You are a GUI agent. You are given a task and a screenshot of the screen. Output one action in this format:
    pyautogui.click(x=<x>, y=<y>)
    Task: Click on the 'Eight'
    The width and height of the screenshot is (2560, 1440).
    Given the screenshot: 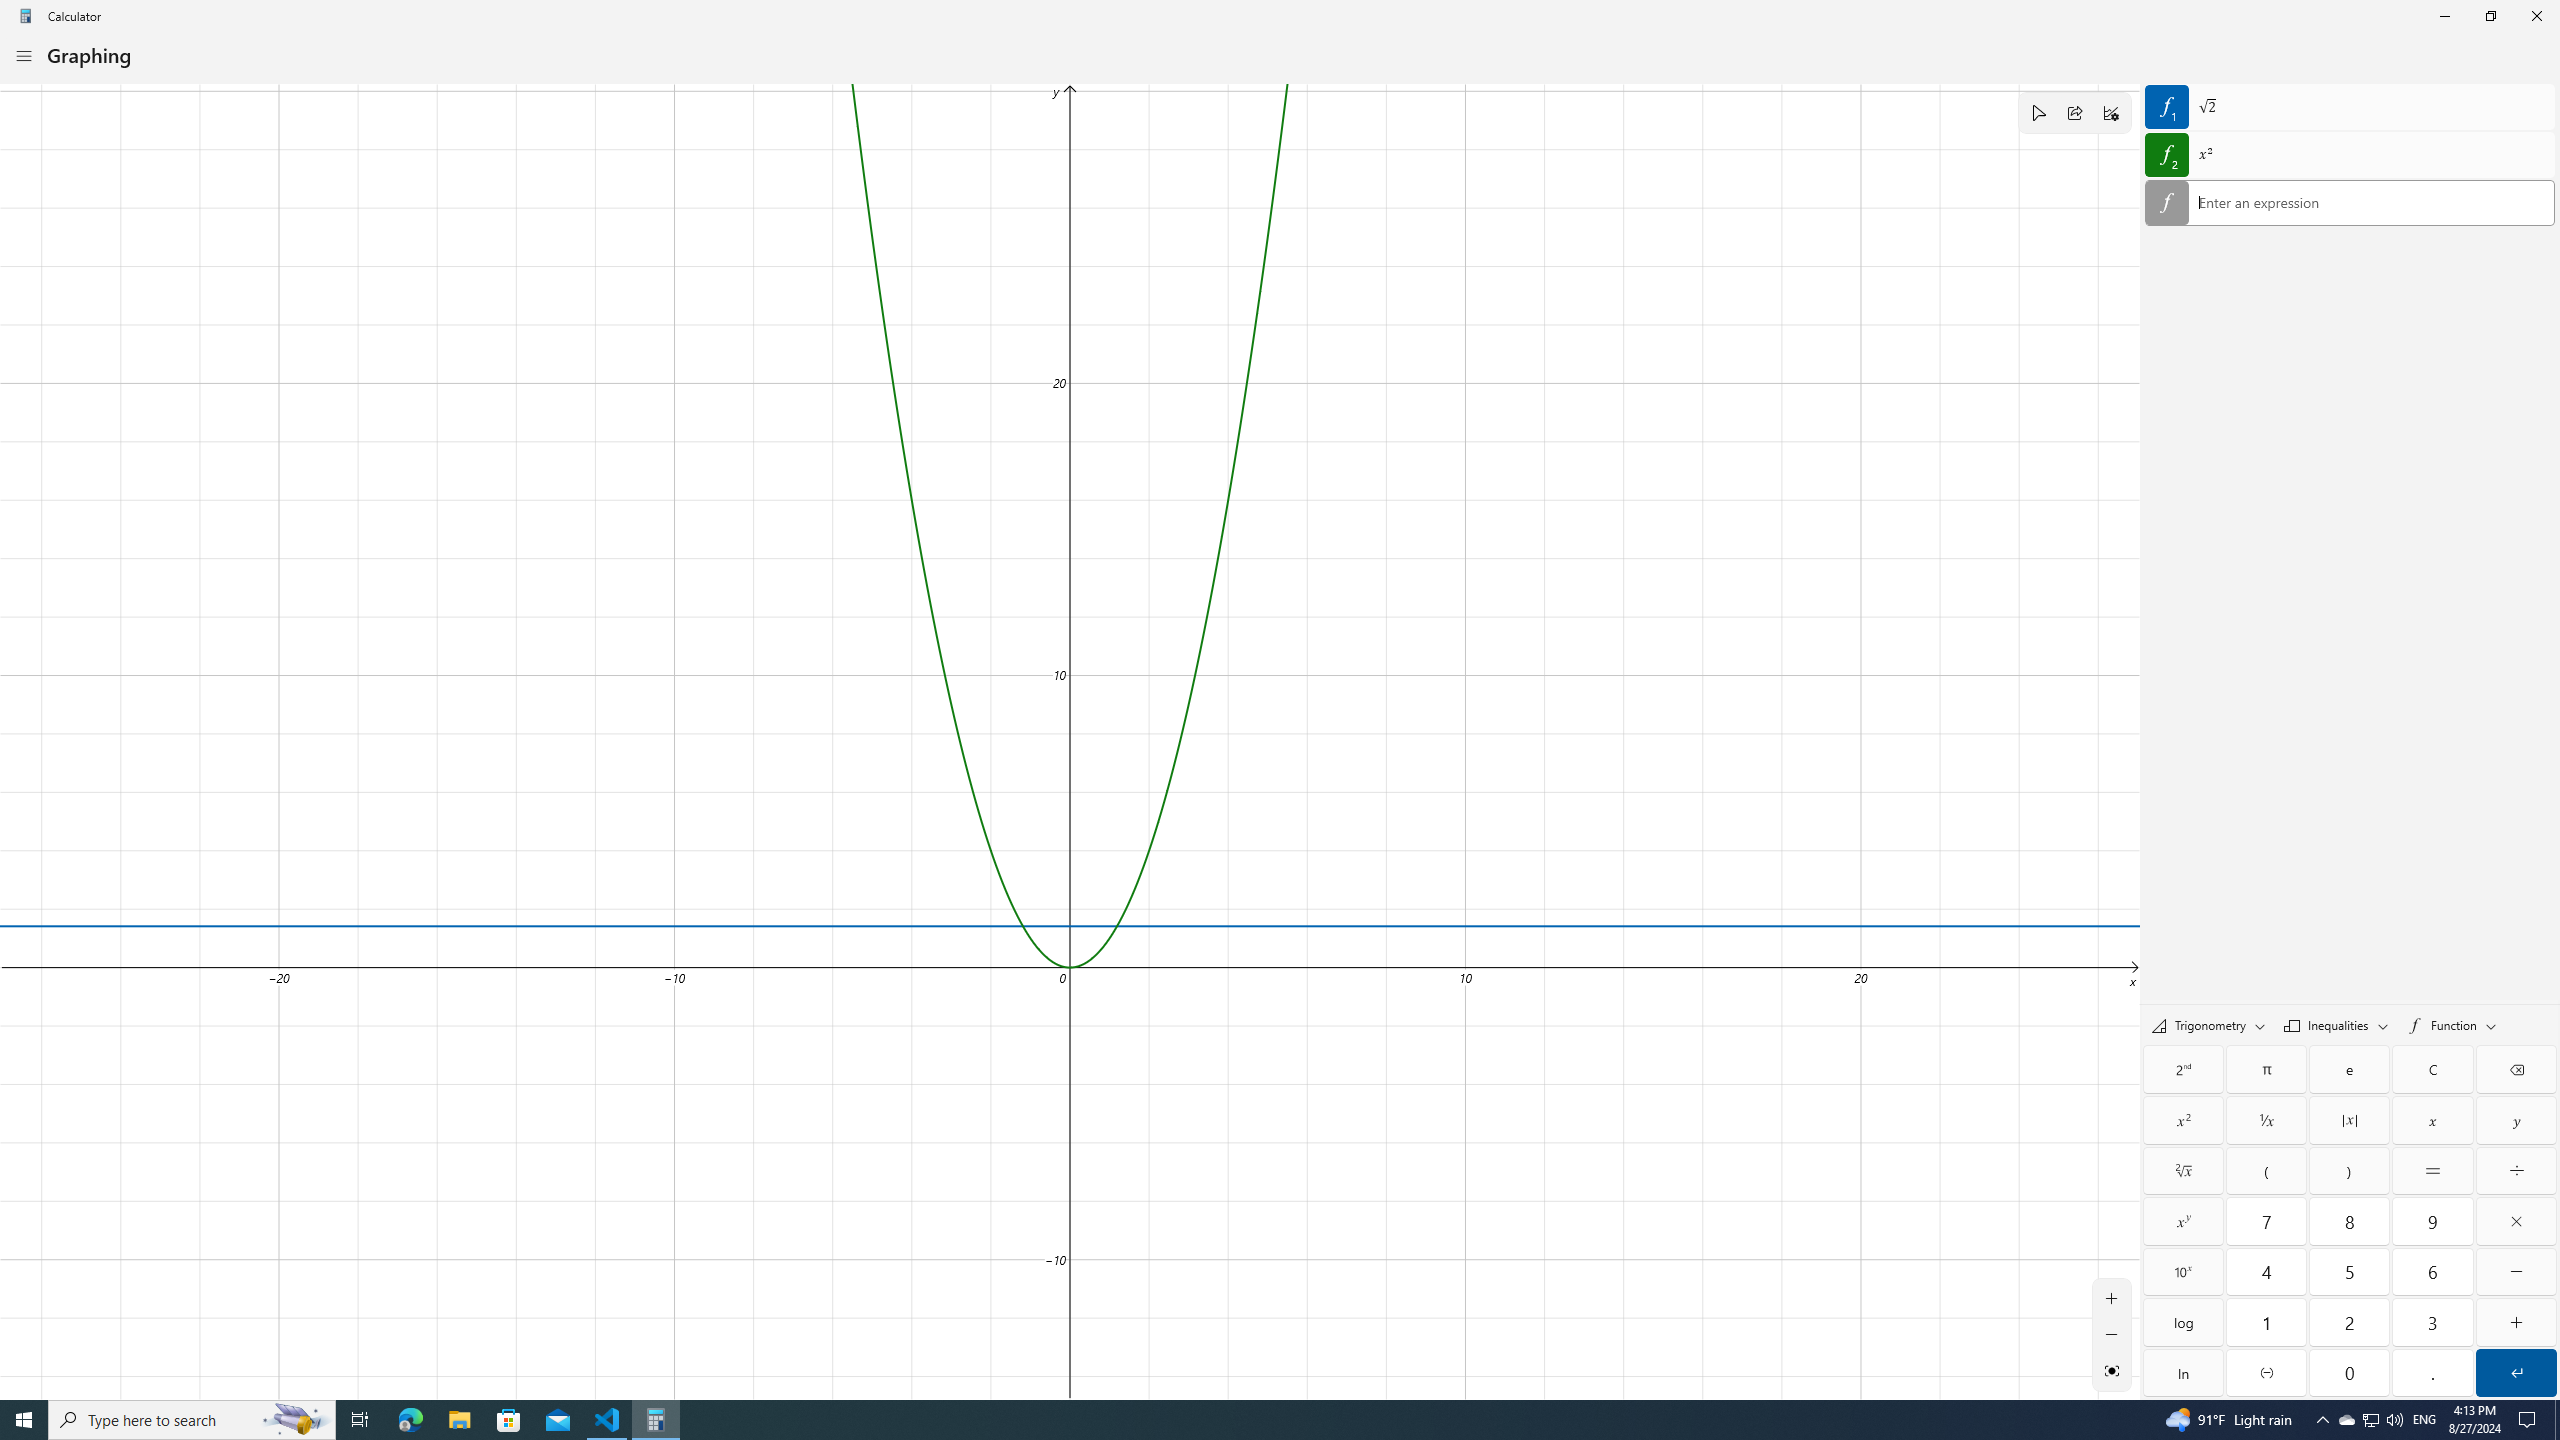 What is the action you would take?
    pyautogui.click(x=2349, y=1221)
    